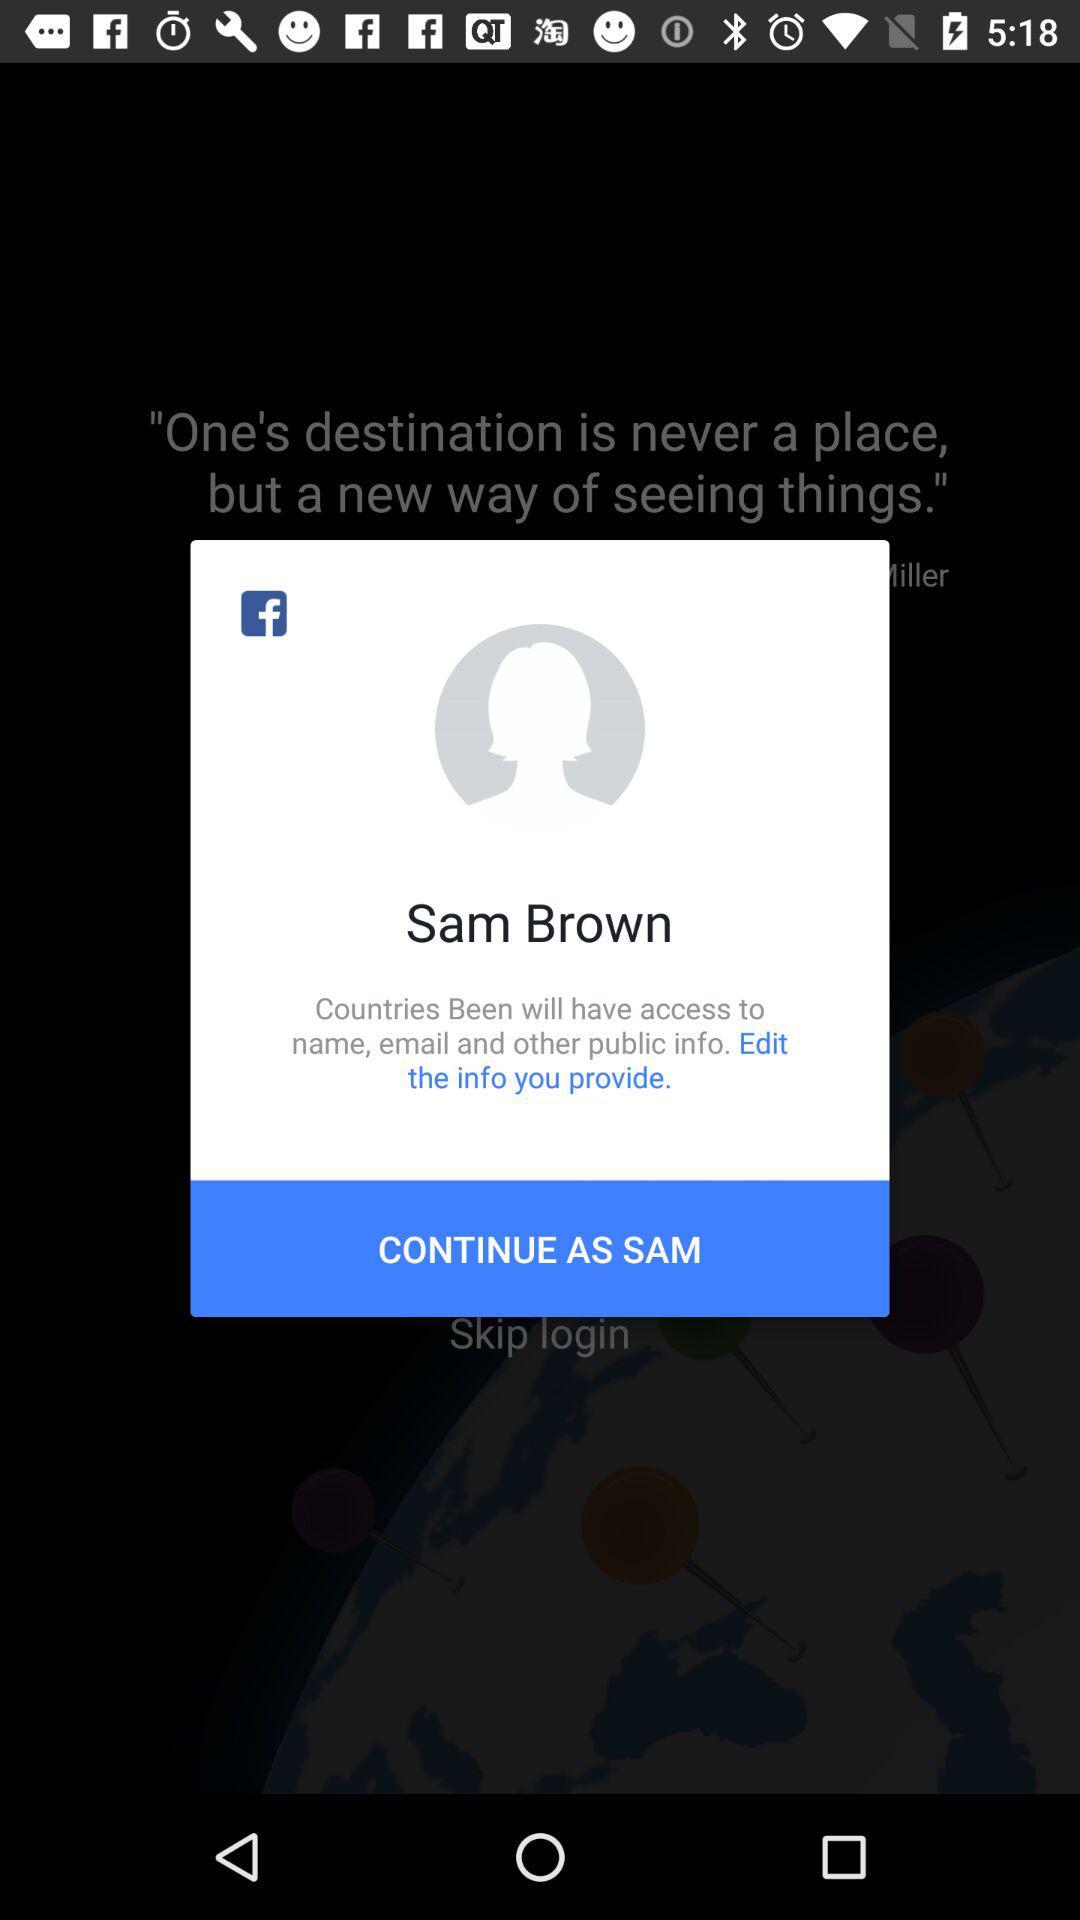  I want to click on icon above continue as sam item, so click(540, 1041).